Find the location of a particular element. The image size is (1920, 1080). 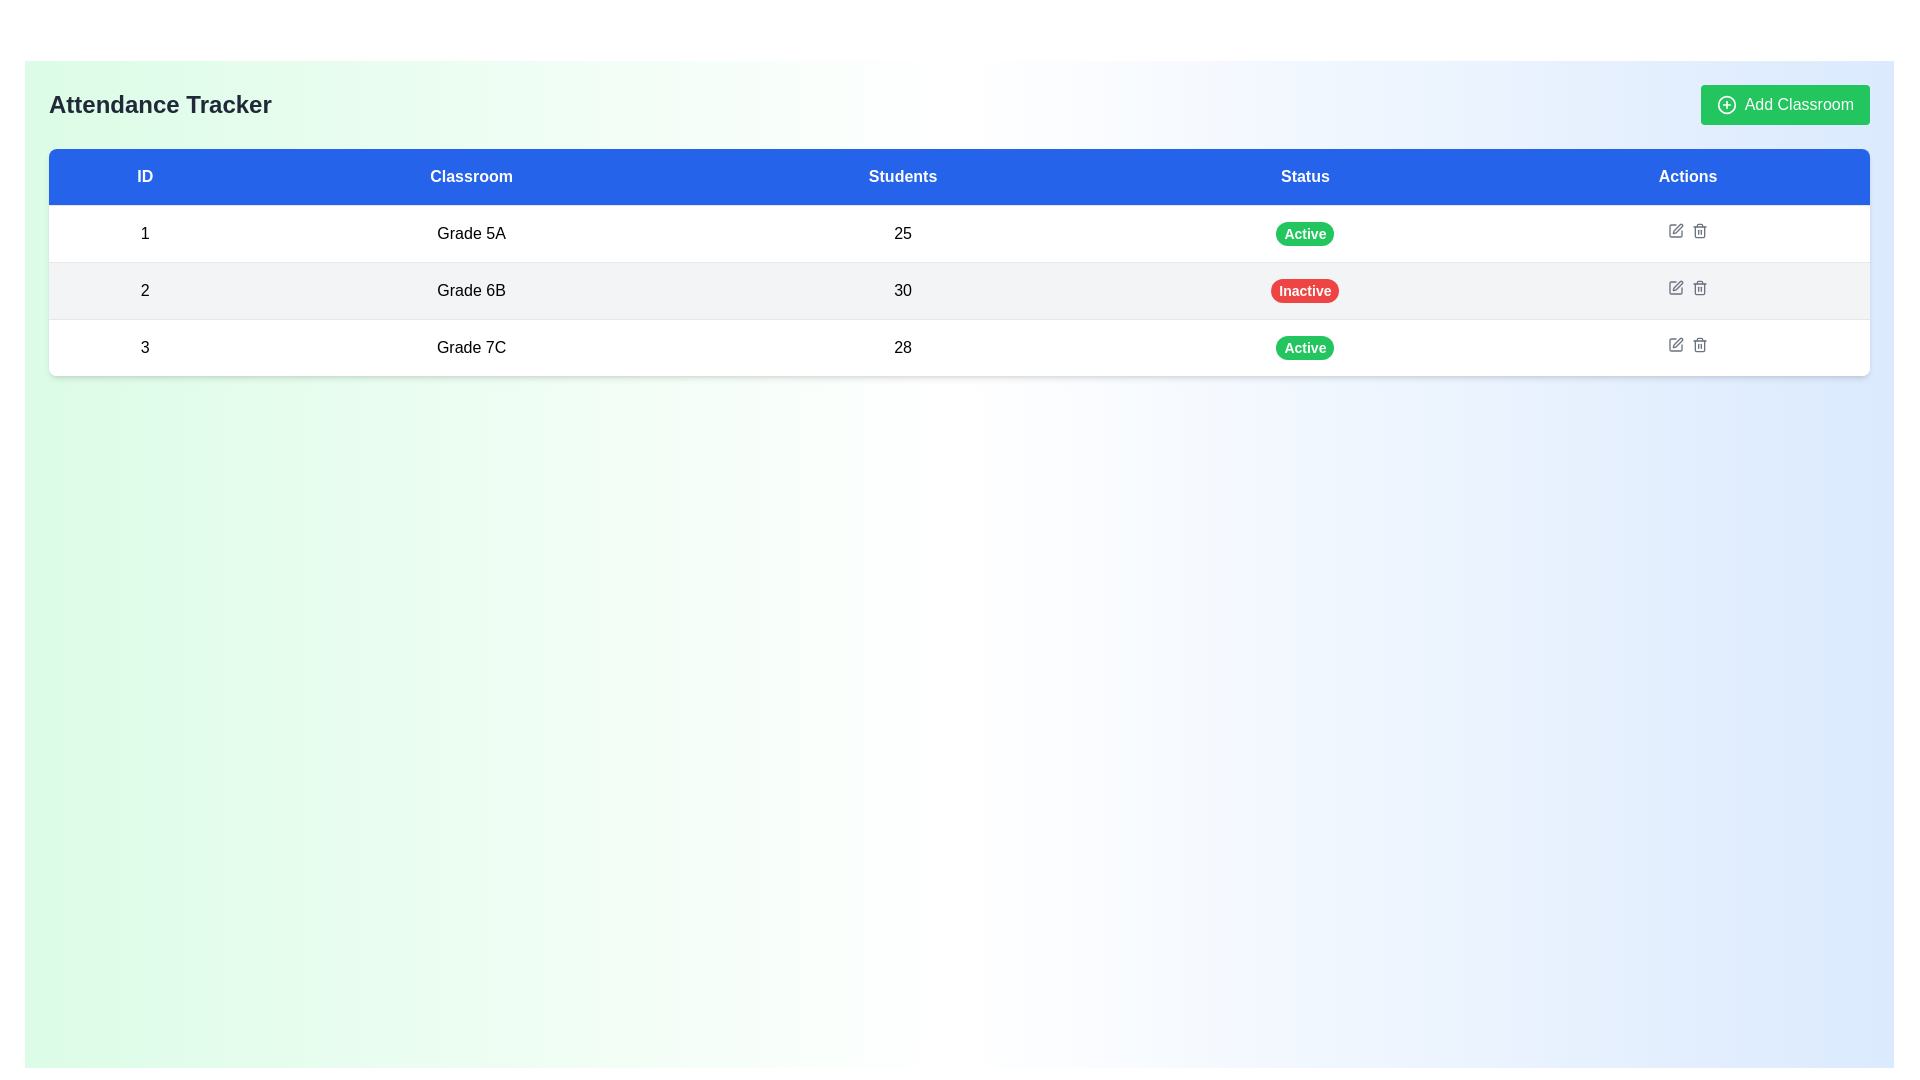

the visually styled label with rounded corners, a green background, and white text that says 'Active' located in the fourth column of the first row under the 'Status' column is located at coordinates (1305, 233).